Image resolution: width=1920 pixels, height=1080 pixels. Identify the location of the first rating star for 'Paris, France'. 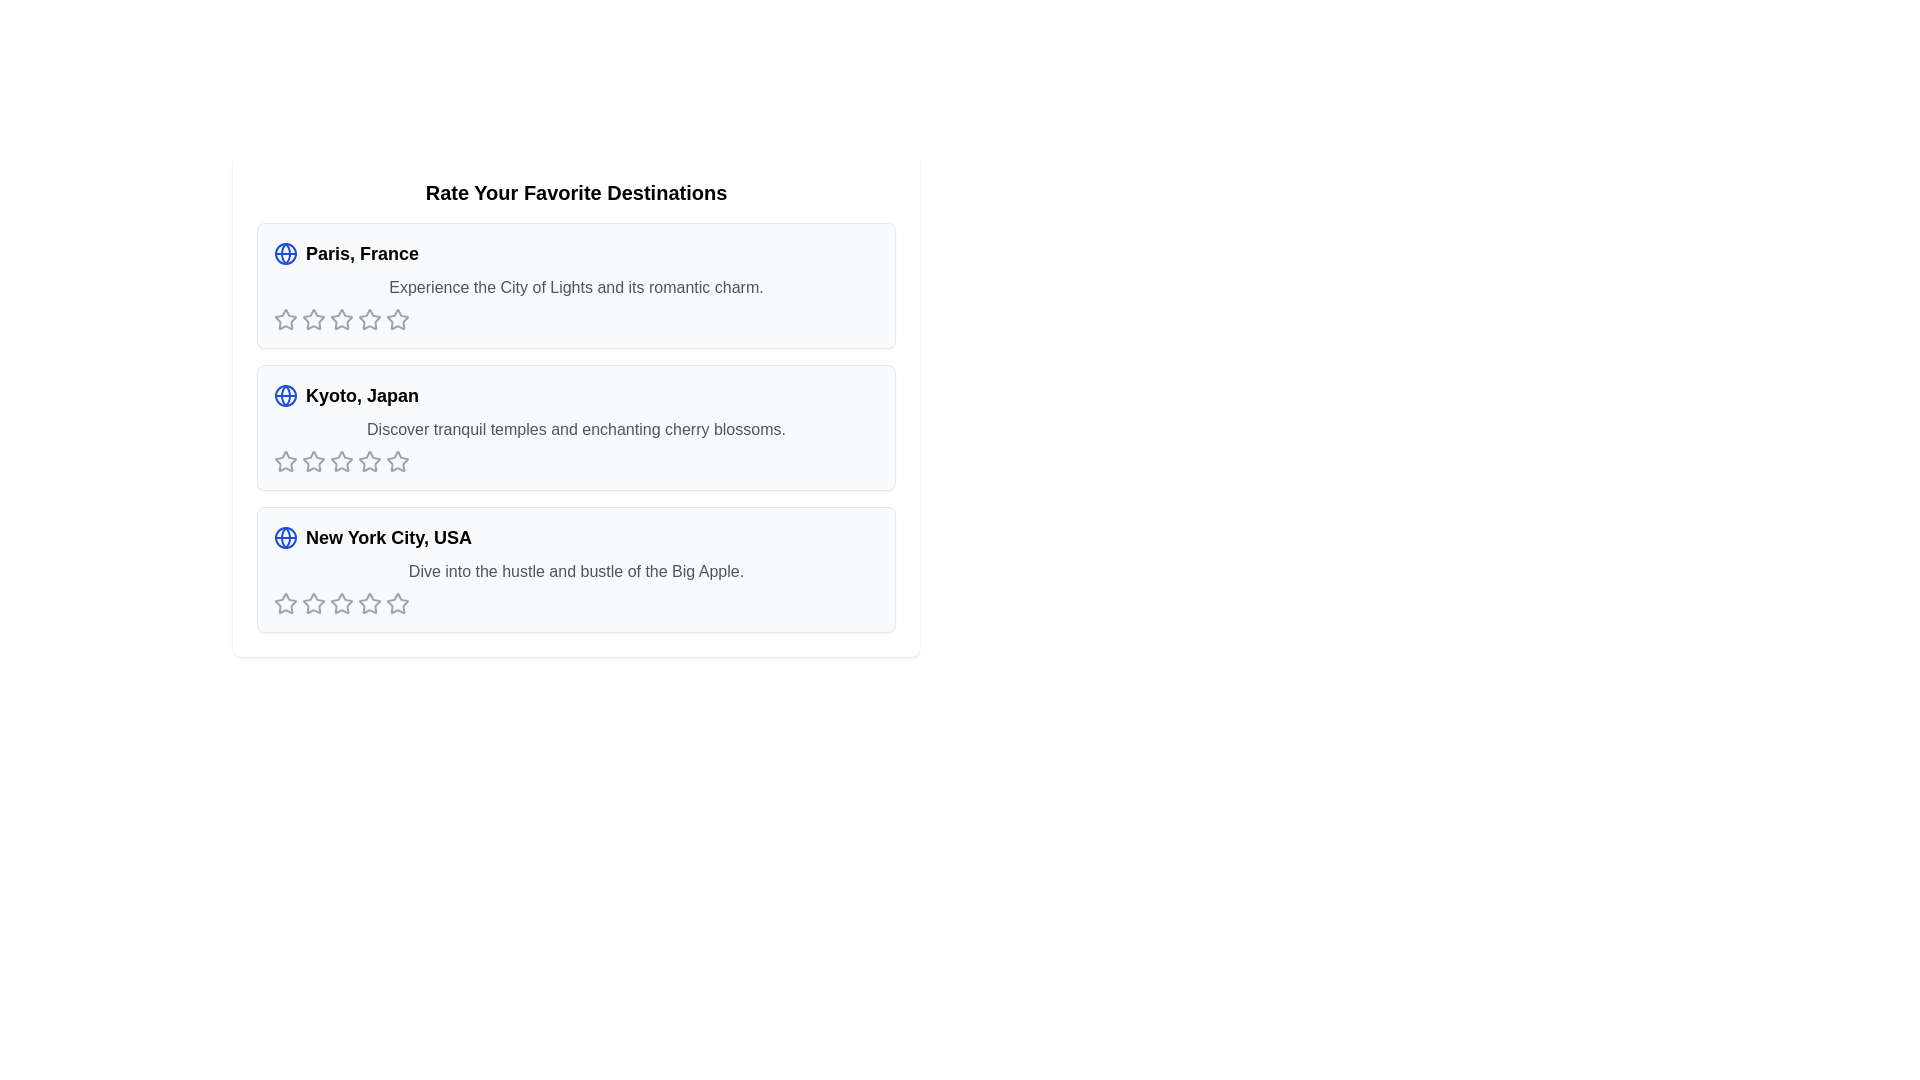
(285, 319).